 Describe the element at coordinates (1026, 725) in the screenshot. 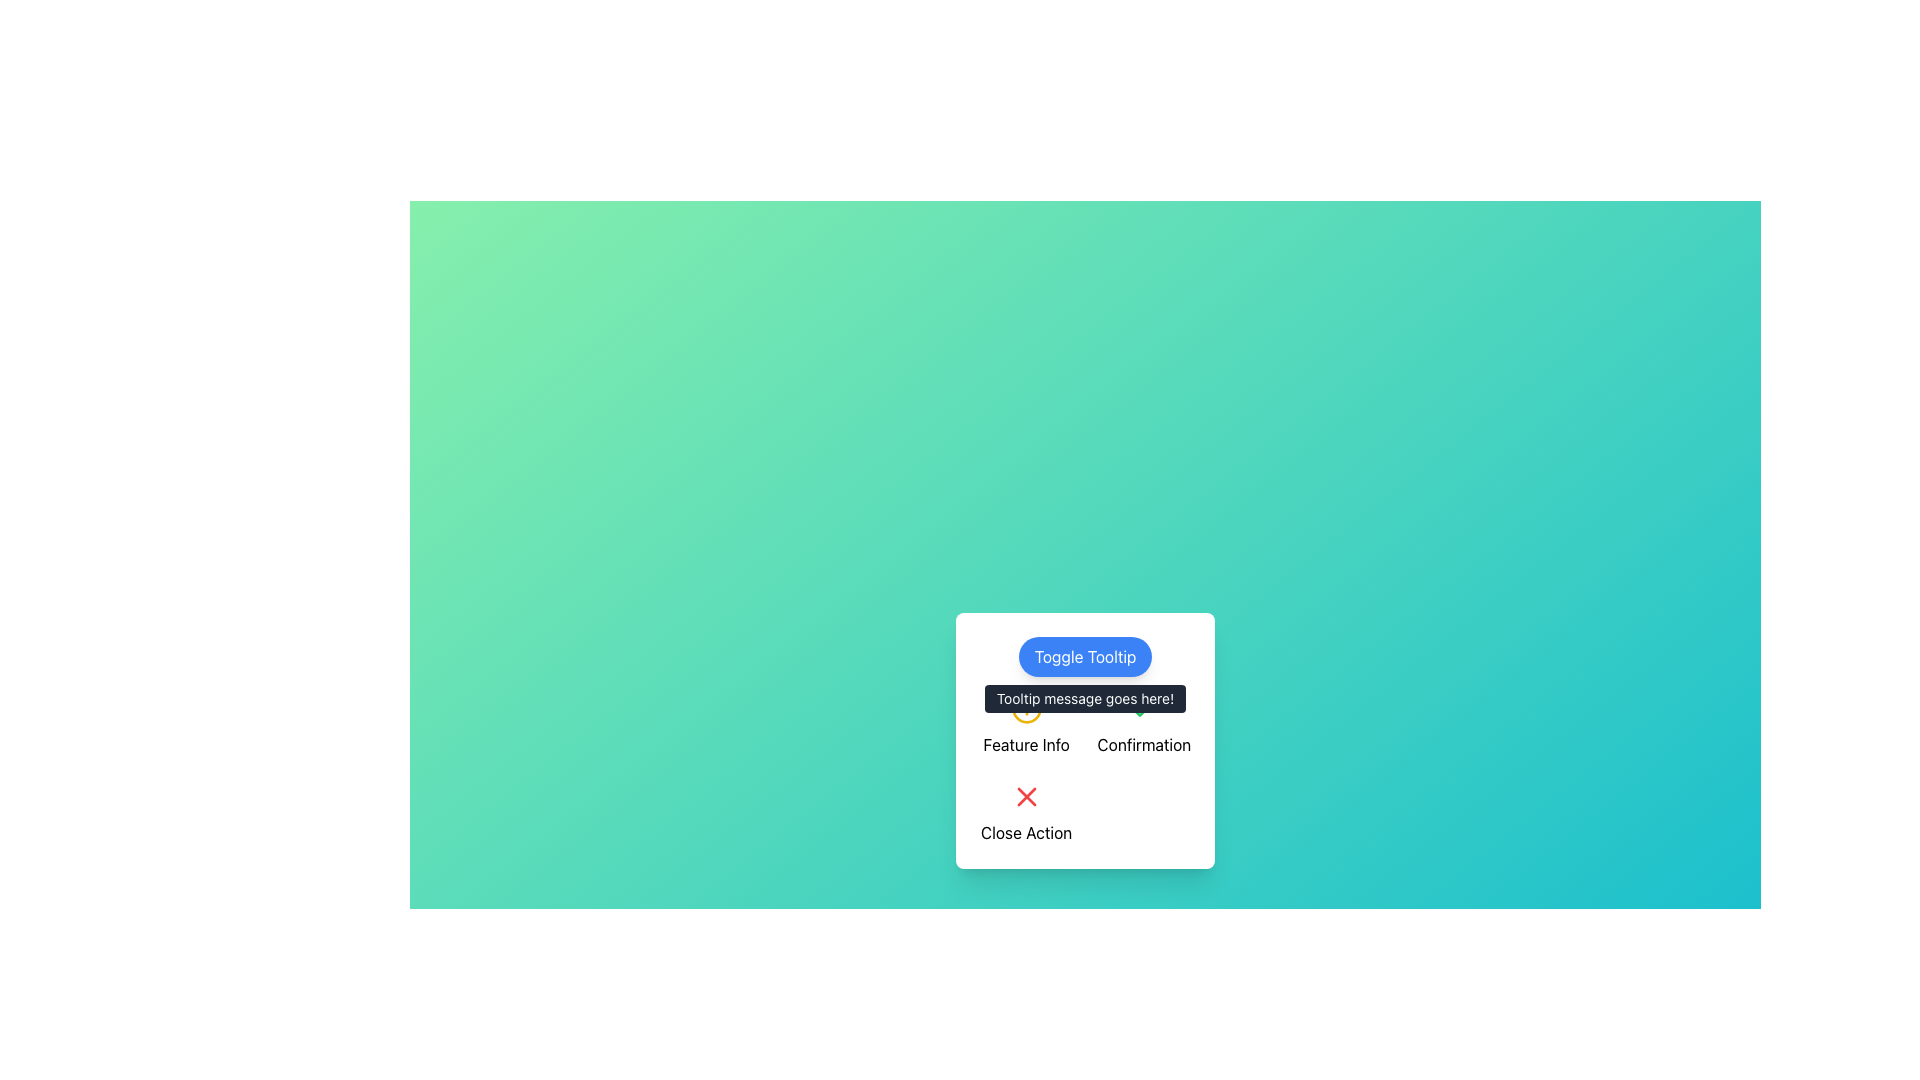

I see `the circular yellow information icon located above the 'Feature Info' text in the upper left section of the grid layout` at that location.